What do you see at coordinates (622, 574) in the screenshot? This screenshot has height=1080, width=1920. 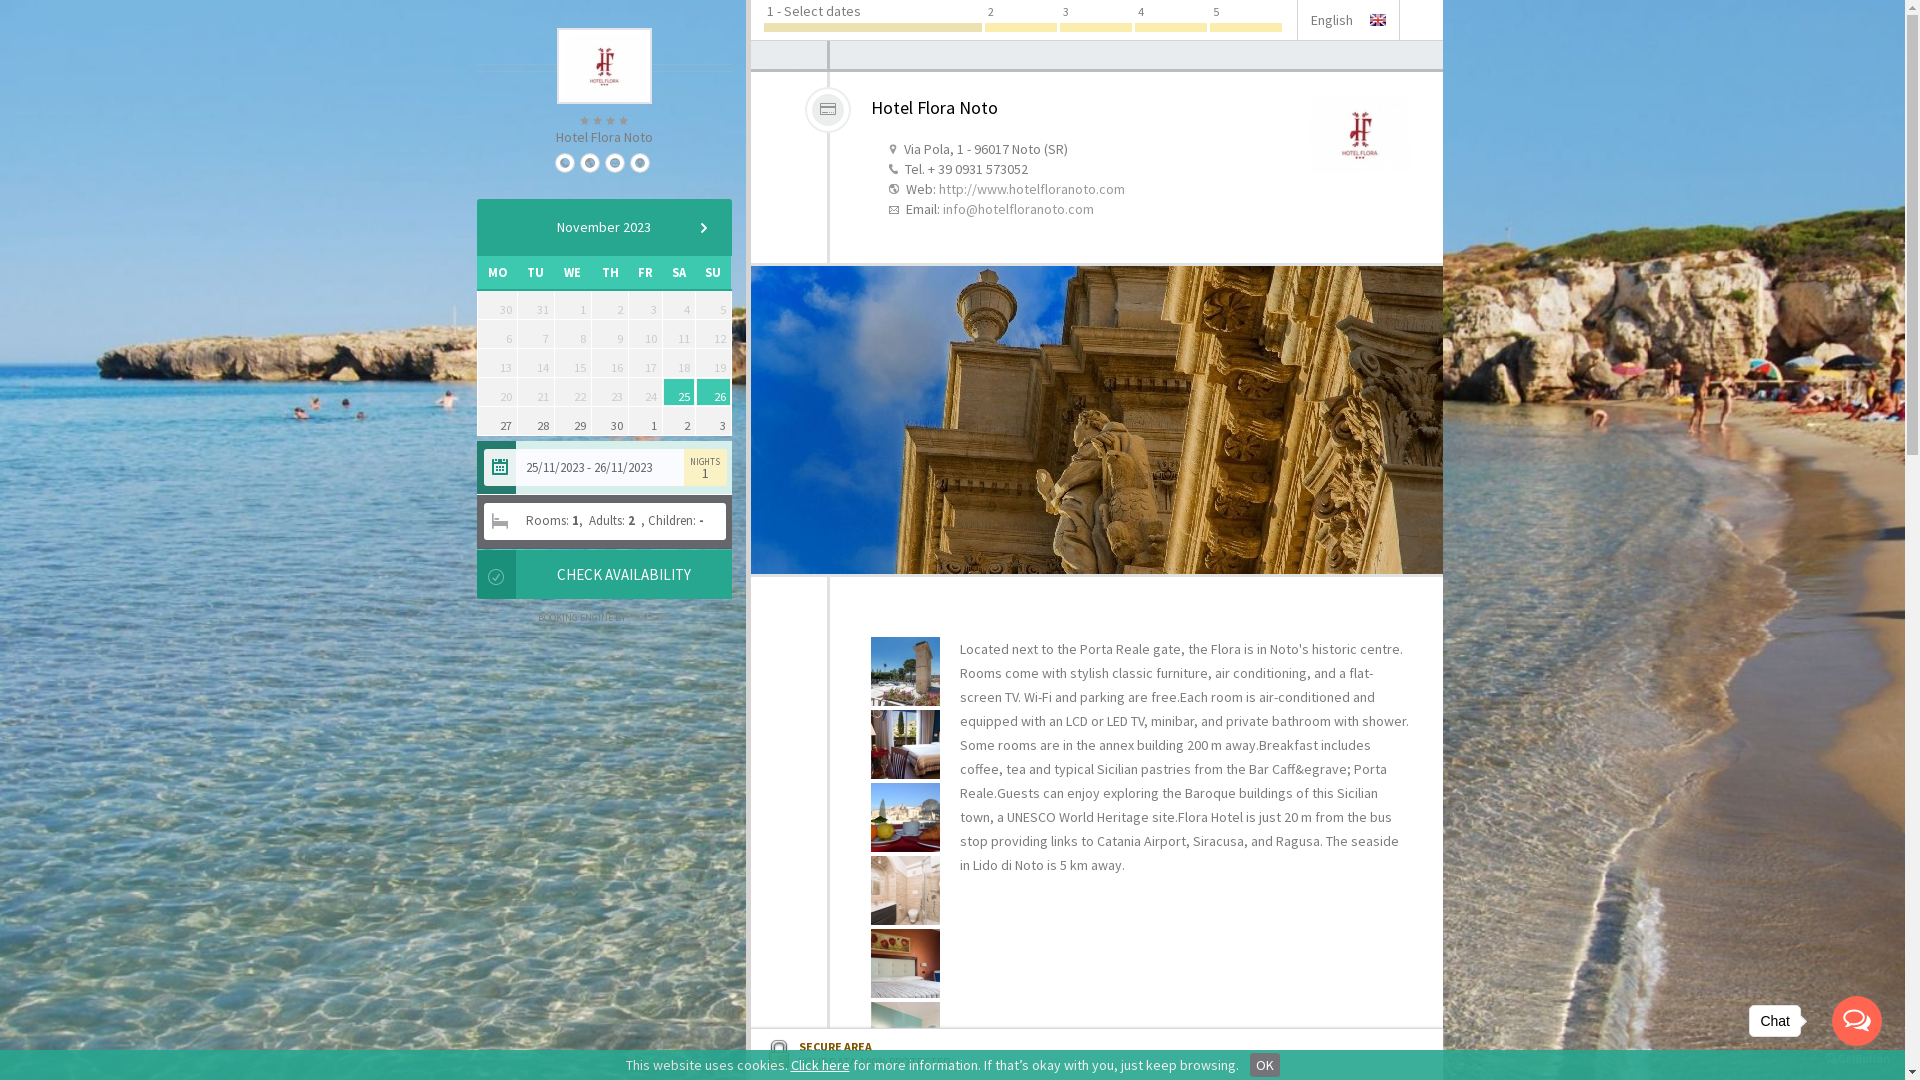 I see `'CHECK AVAILABILITY'` at bounding box center [622, 574].